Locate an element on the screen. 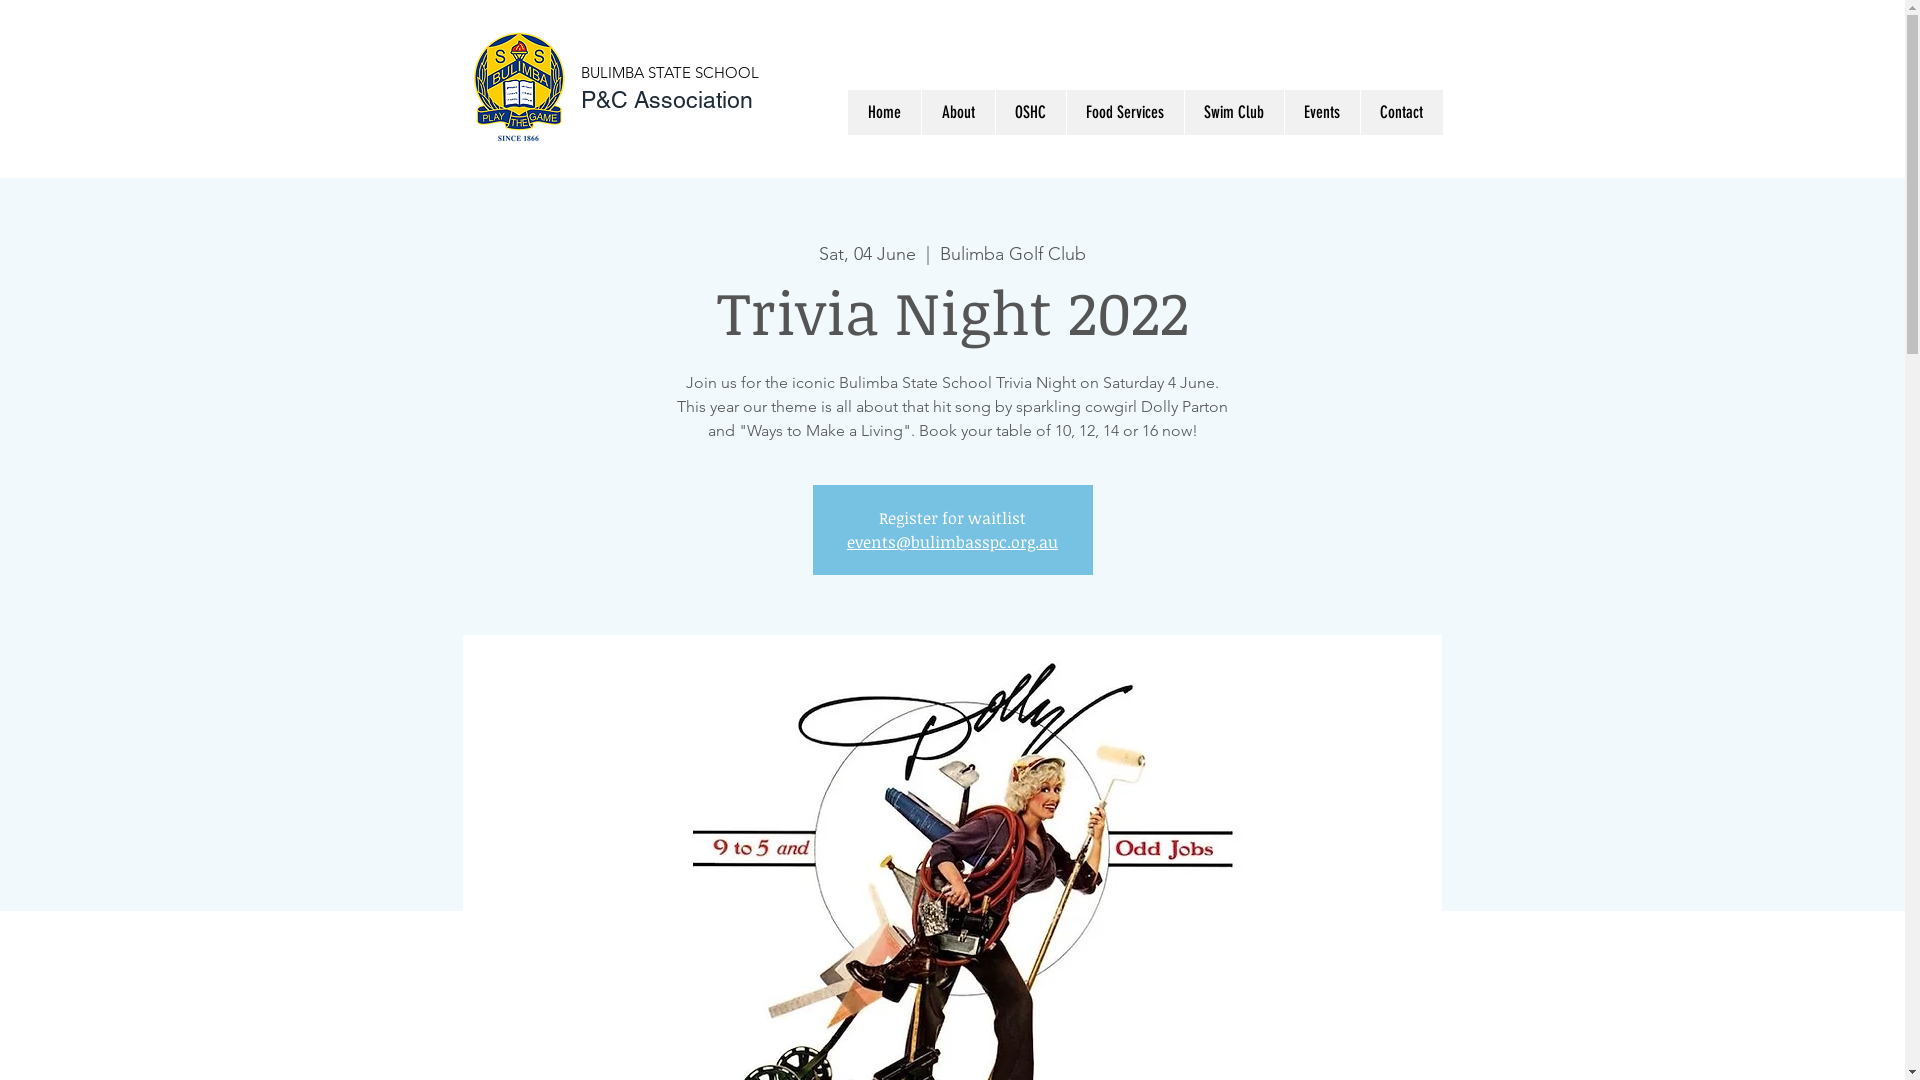  'Home' is located at coordinates (848, 112).